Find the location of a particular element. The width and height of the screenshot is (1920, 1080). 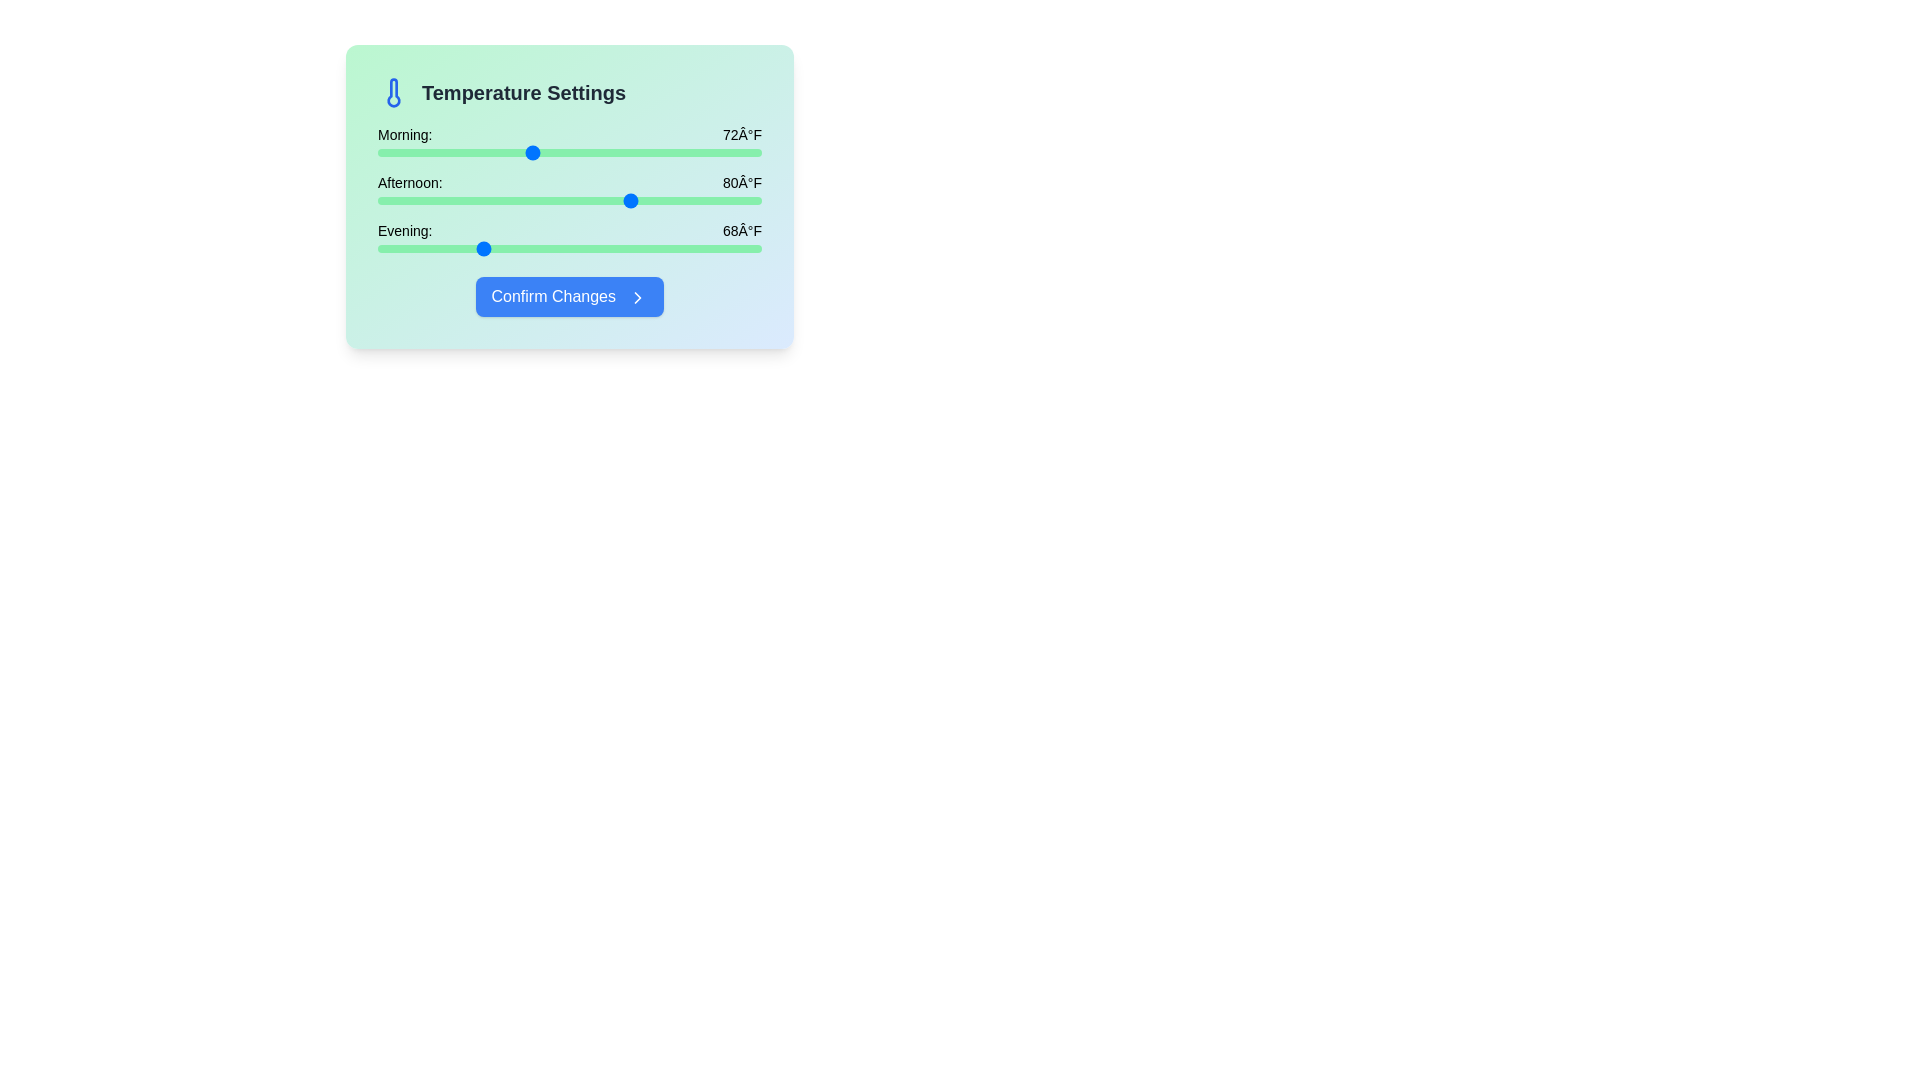

the afternoon temperature slider to 74°F is located at coordinates (557, 200).